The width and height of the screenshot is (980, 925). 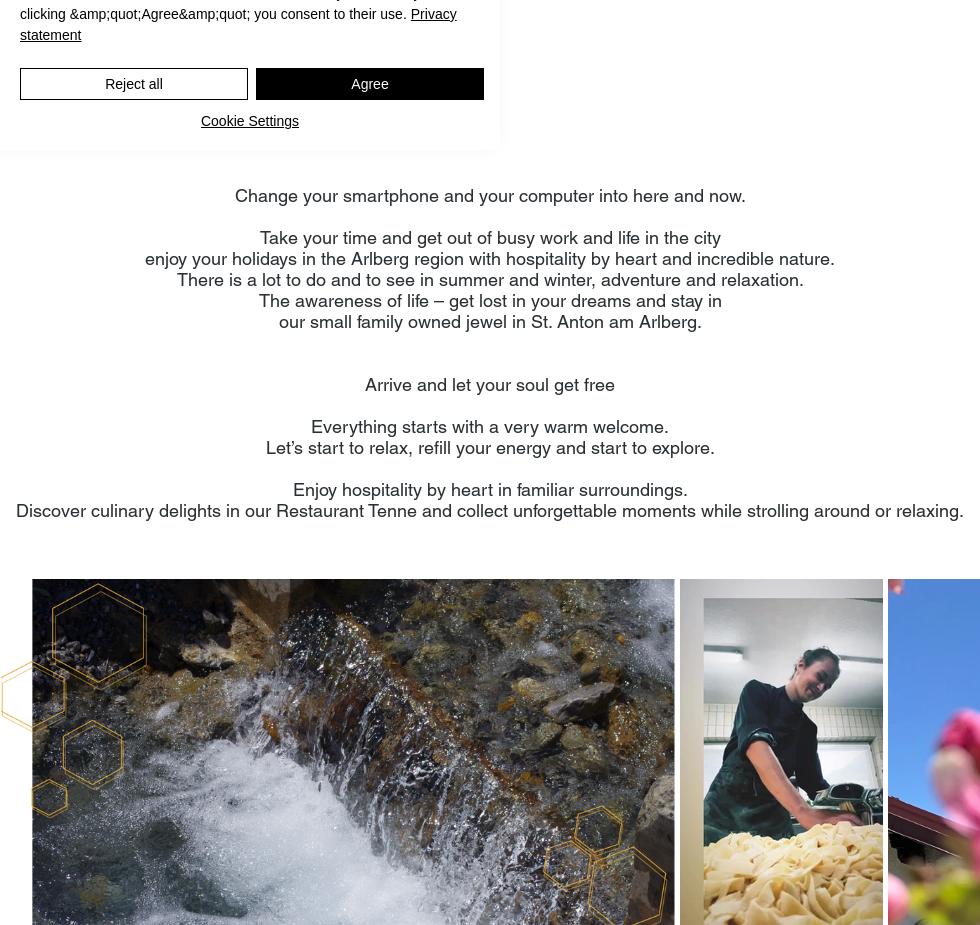 I want to click on 'Arrive and let your soul get free', so click(x=490, y=383).